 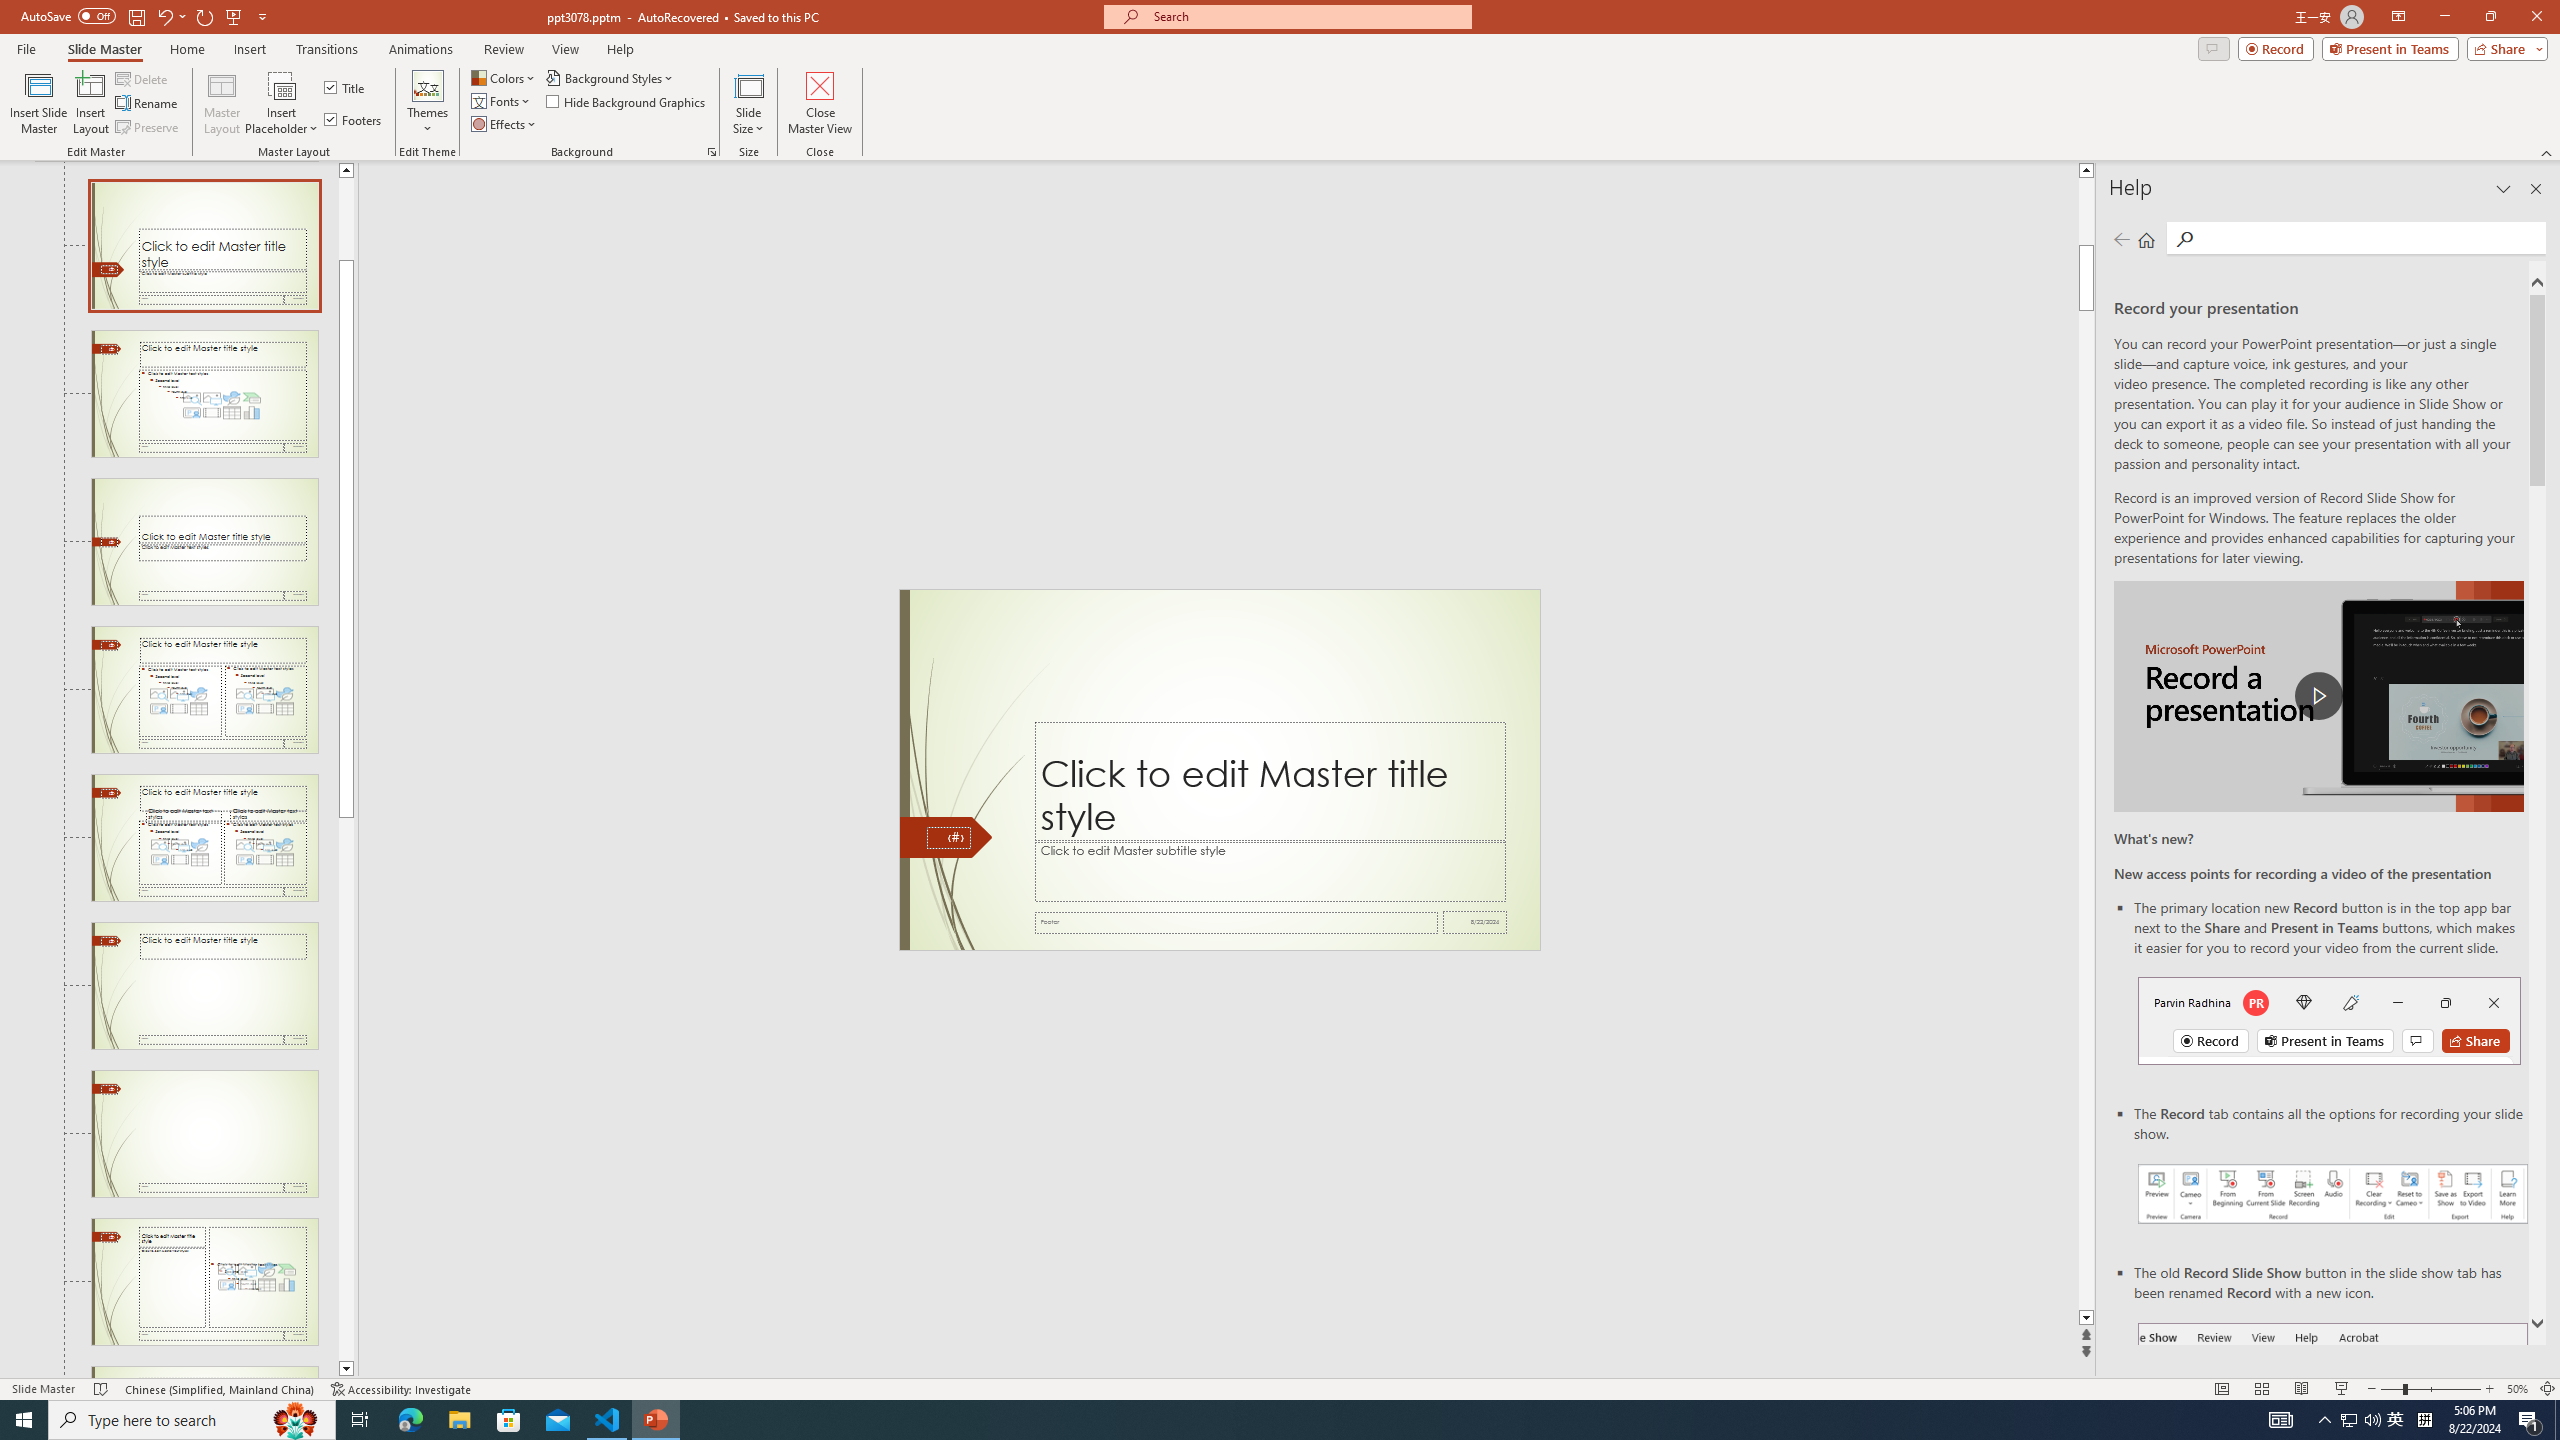 I want to click on 'Insert Slide Master', so click(x=37, y=103).